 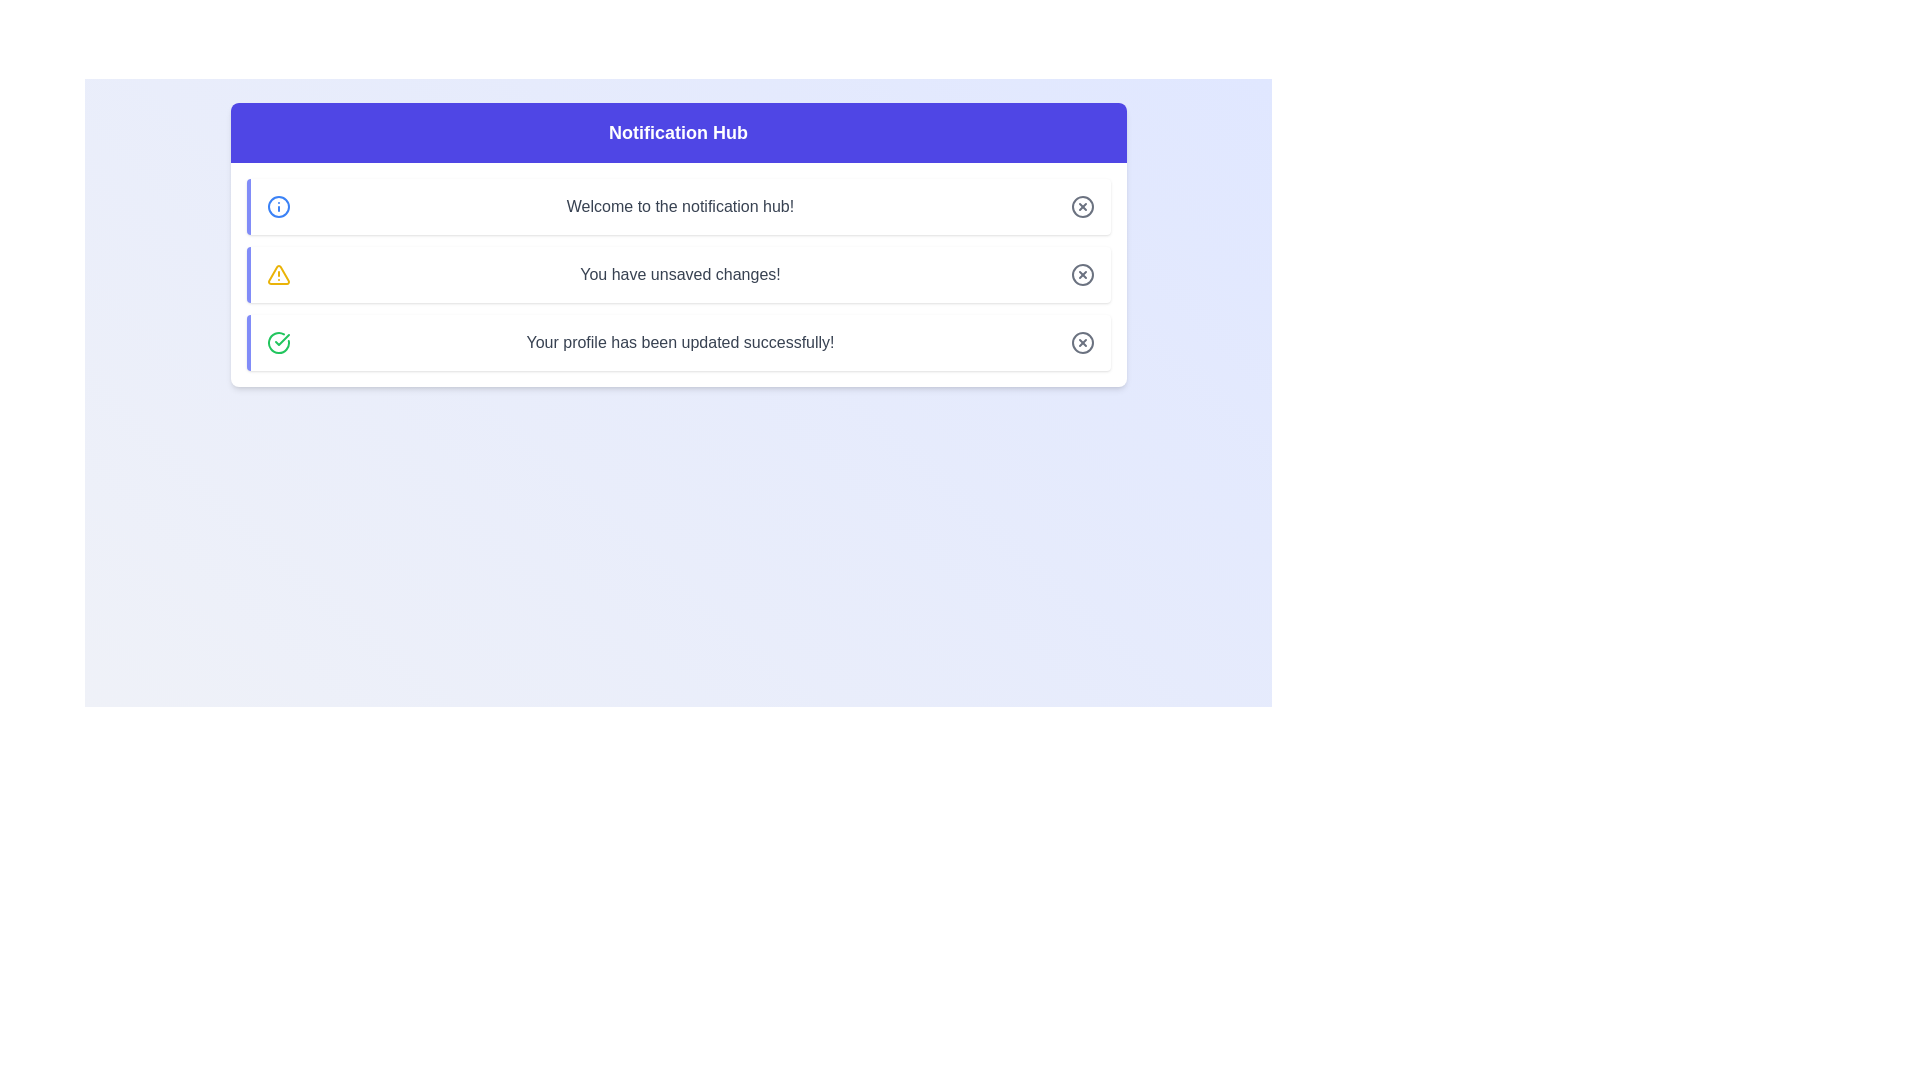 I want to click on message of the Text label within the notification component that informs the user their profile was updated, located in the third notification block, so click(x=680, y=342).